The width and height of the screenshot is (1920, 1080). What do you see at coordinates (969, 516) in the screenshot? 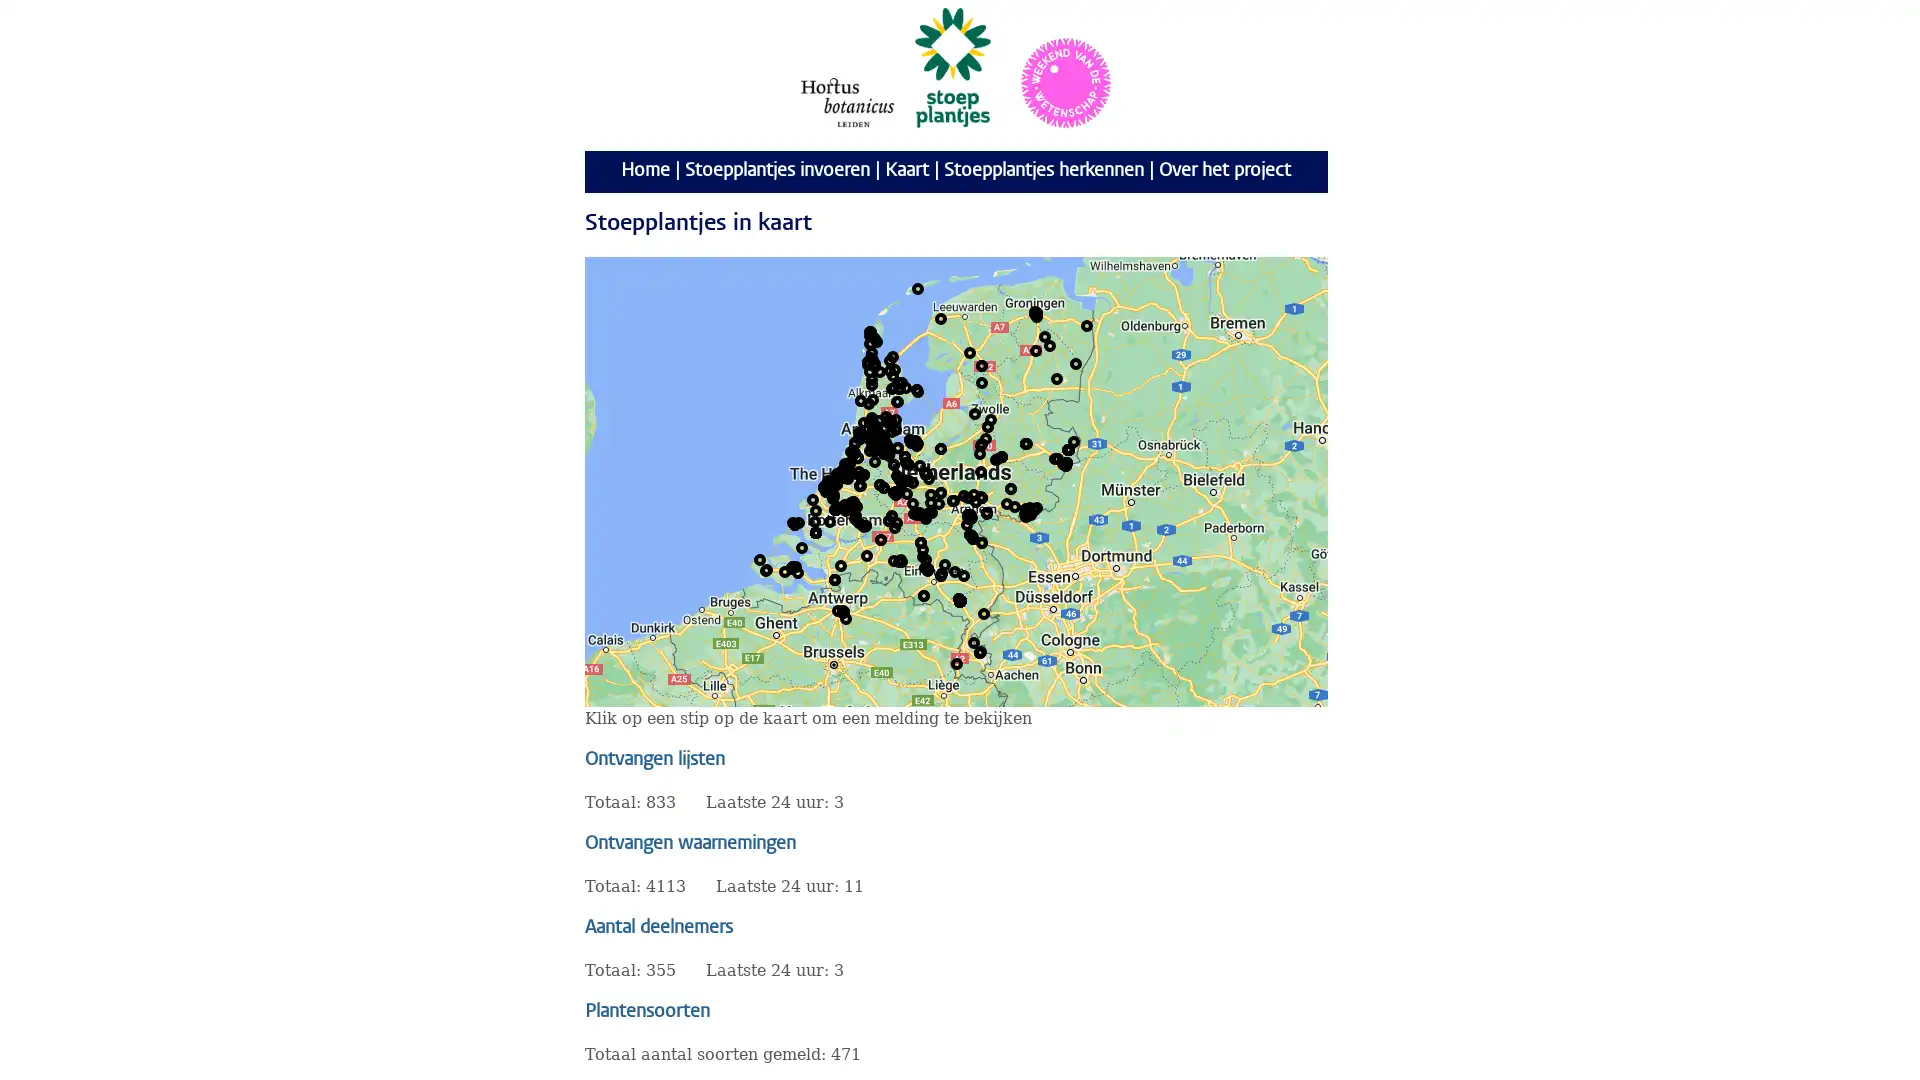
I see `Telling van Bas op 10 juni 2022` at bounding box center [969, 516].